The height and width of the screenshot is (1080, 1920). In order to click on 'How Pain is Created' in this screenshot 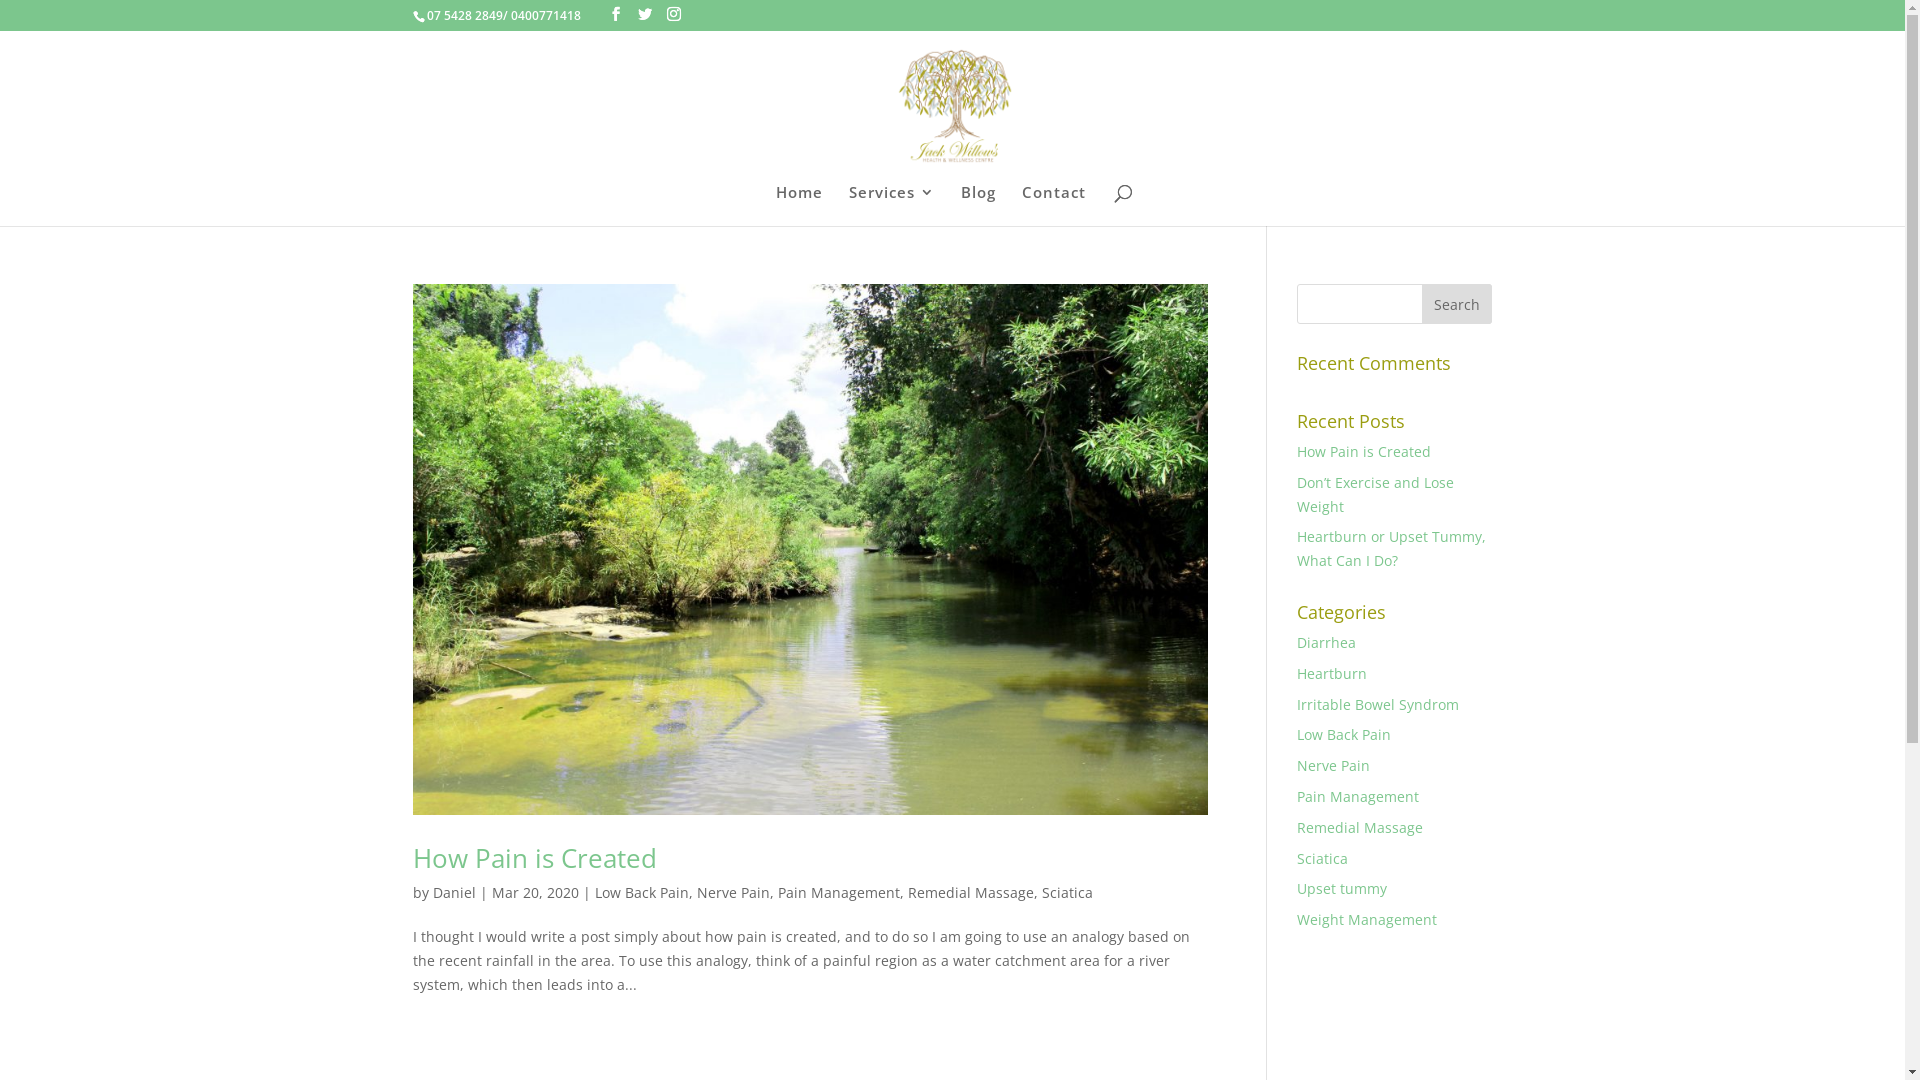, I will do `click(533, 856)`.